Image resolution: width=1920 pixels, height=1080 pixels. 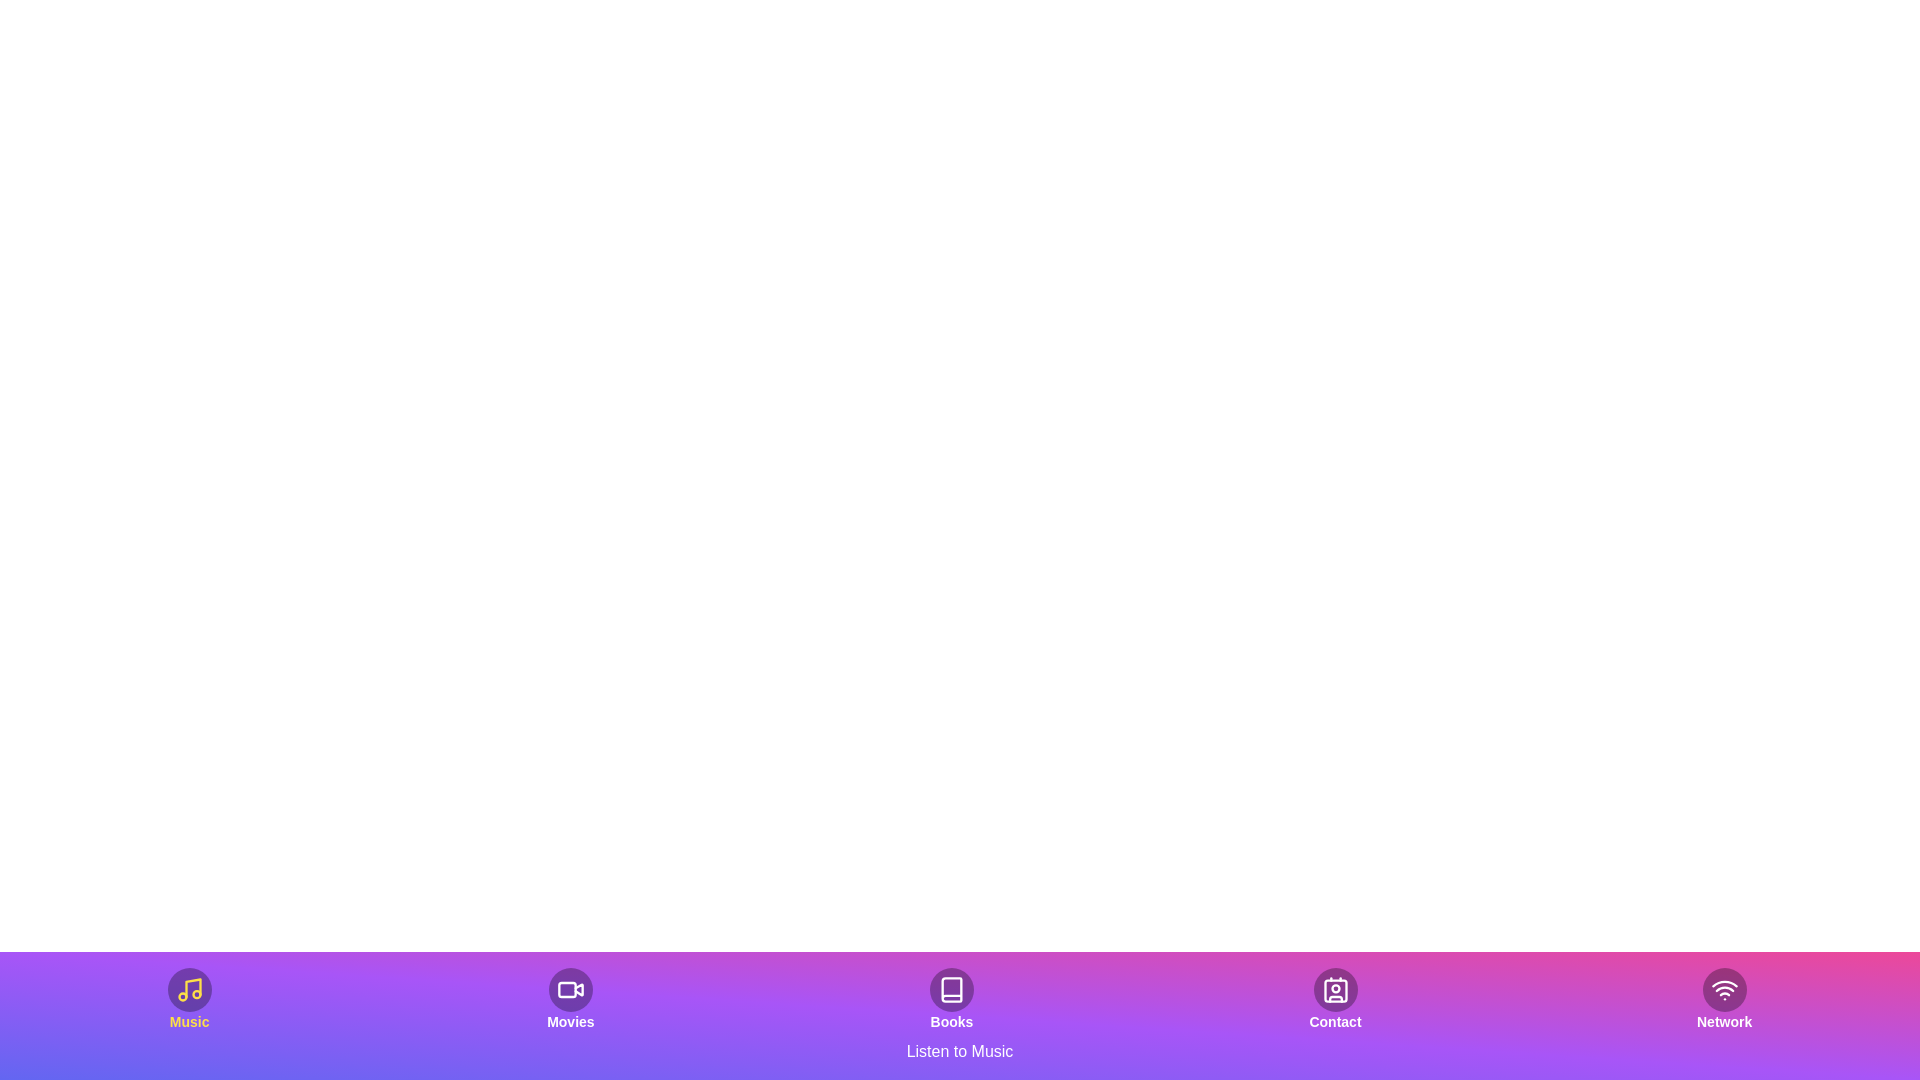 What do you see at coordinates (189, 999) in the screenshot?
I see `the button labeled 'Music' to observe the visual effect` at bounding box center [189, 999].